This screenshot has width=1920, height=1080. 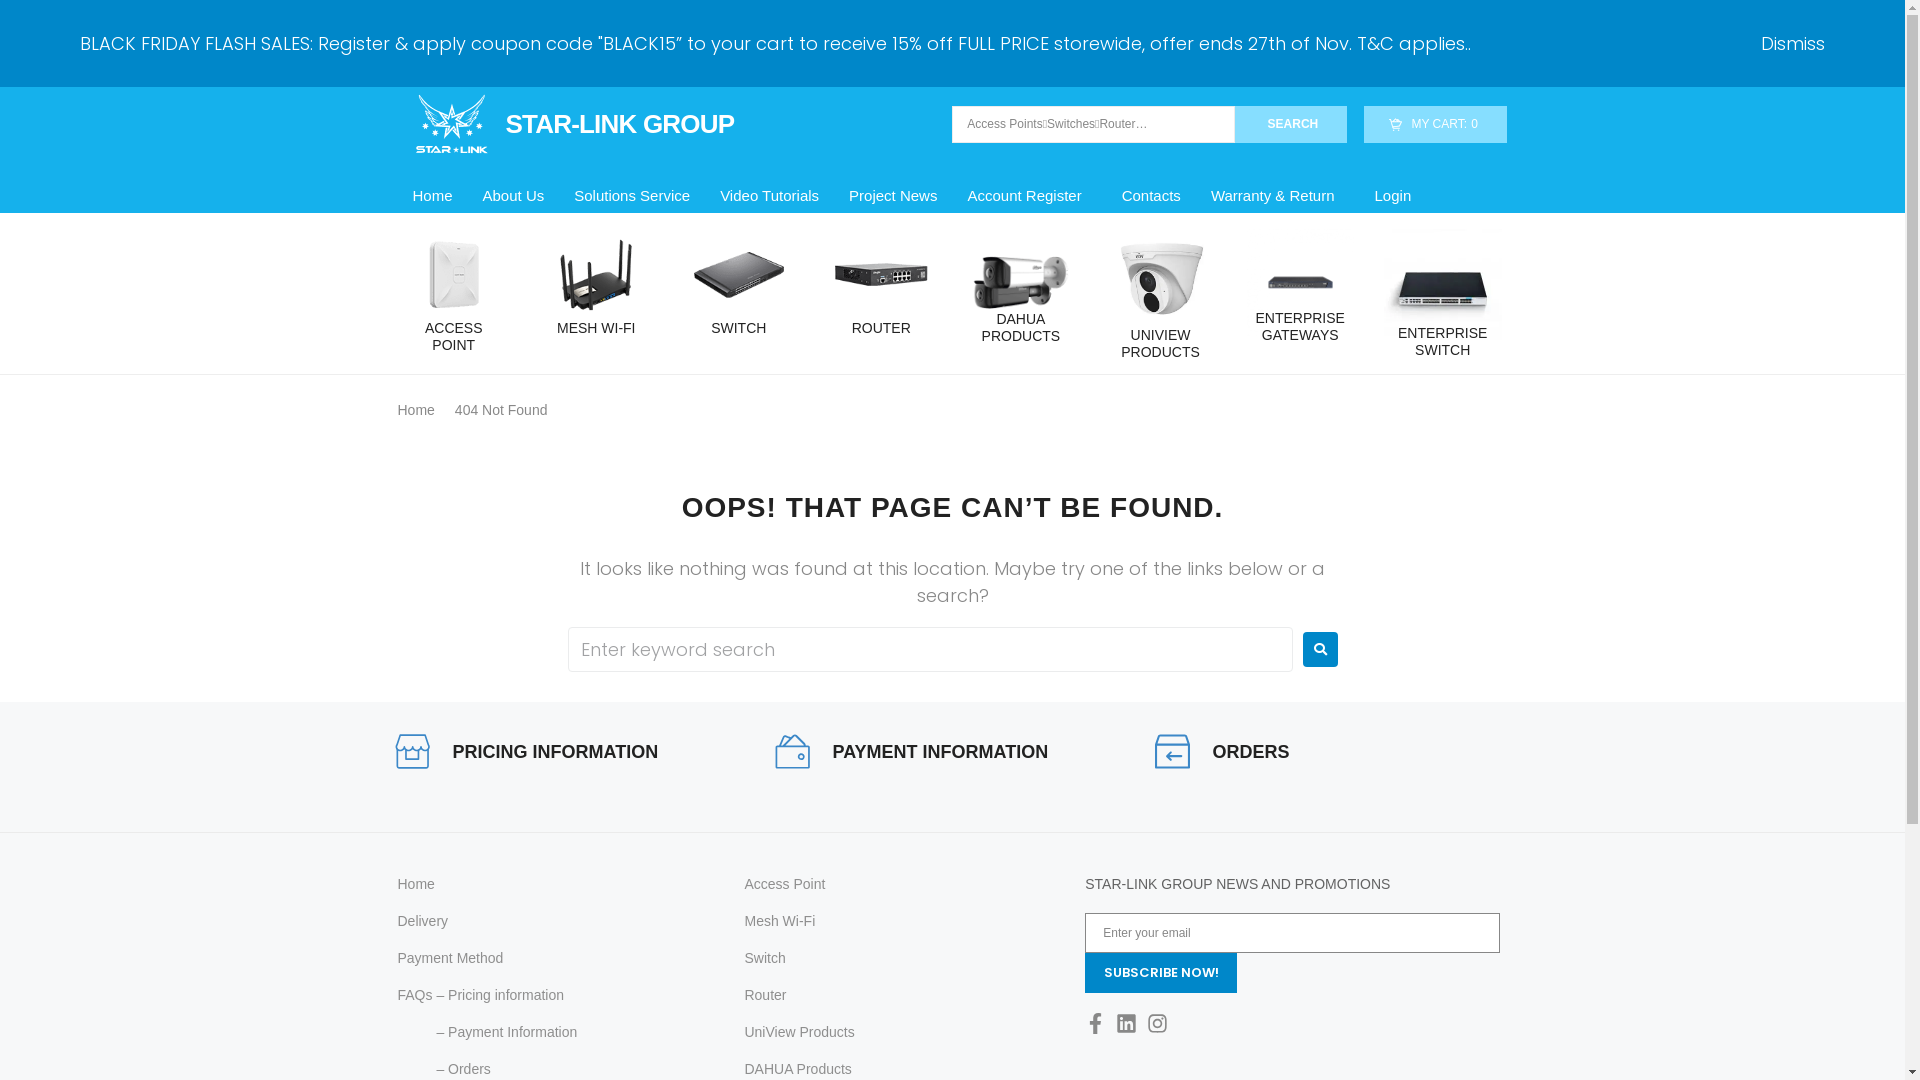 What do you see at coordinates (513, 196) in the screenshot?
I see `'About Us'` at bounding box center [513, 196].